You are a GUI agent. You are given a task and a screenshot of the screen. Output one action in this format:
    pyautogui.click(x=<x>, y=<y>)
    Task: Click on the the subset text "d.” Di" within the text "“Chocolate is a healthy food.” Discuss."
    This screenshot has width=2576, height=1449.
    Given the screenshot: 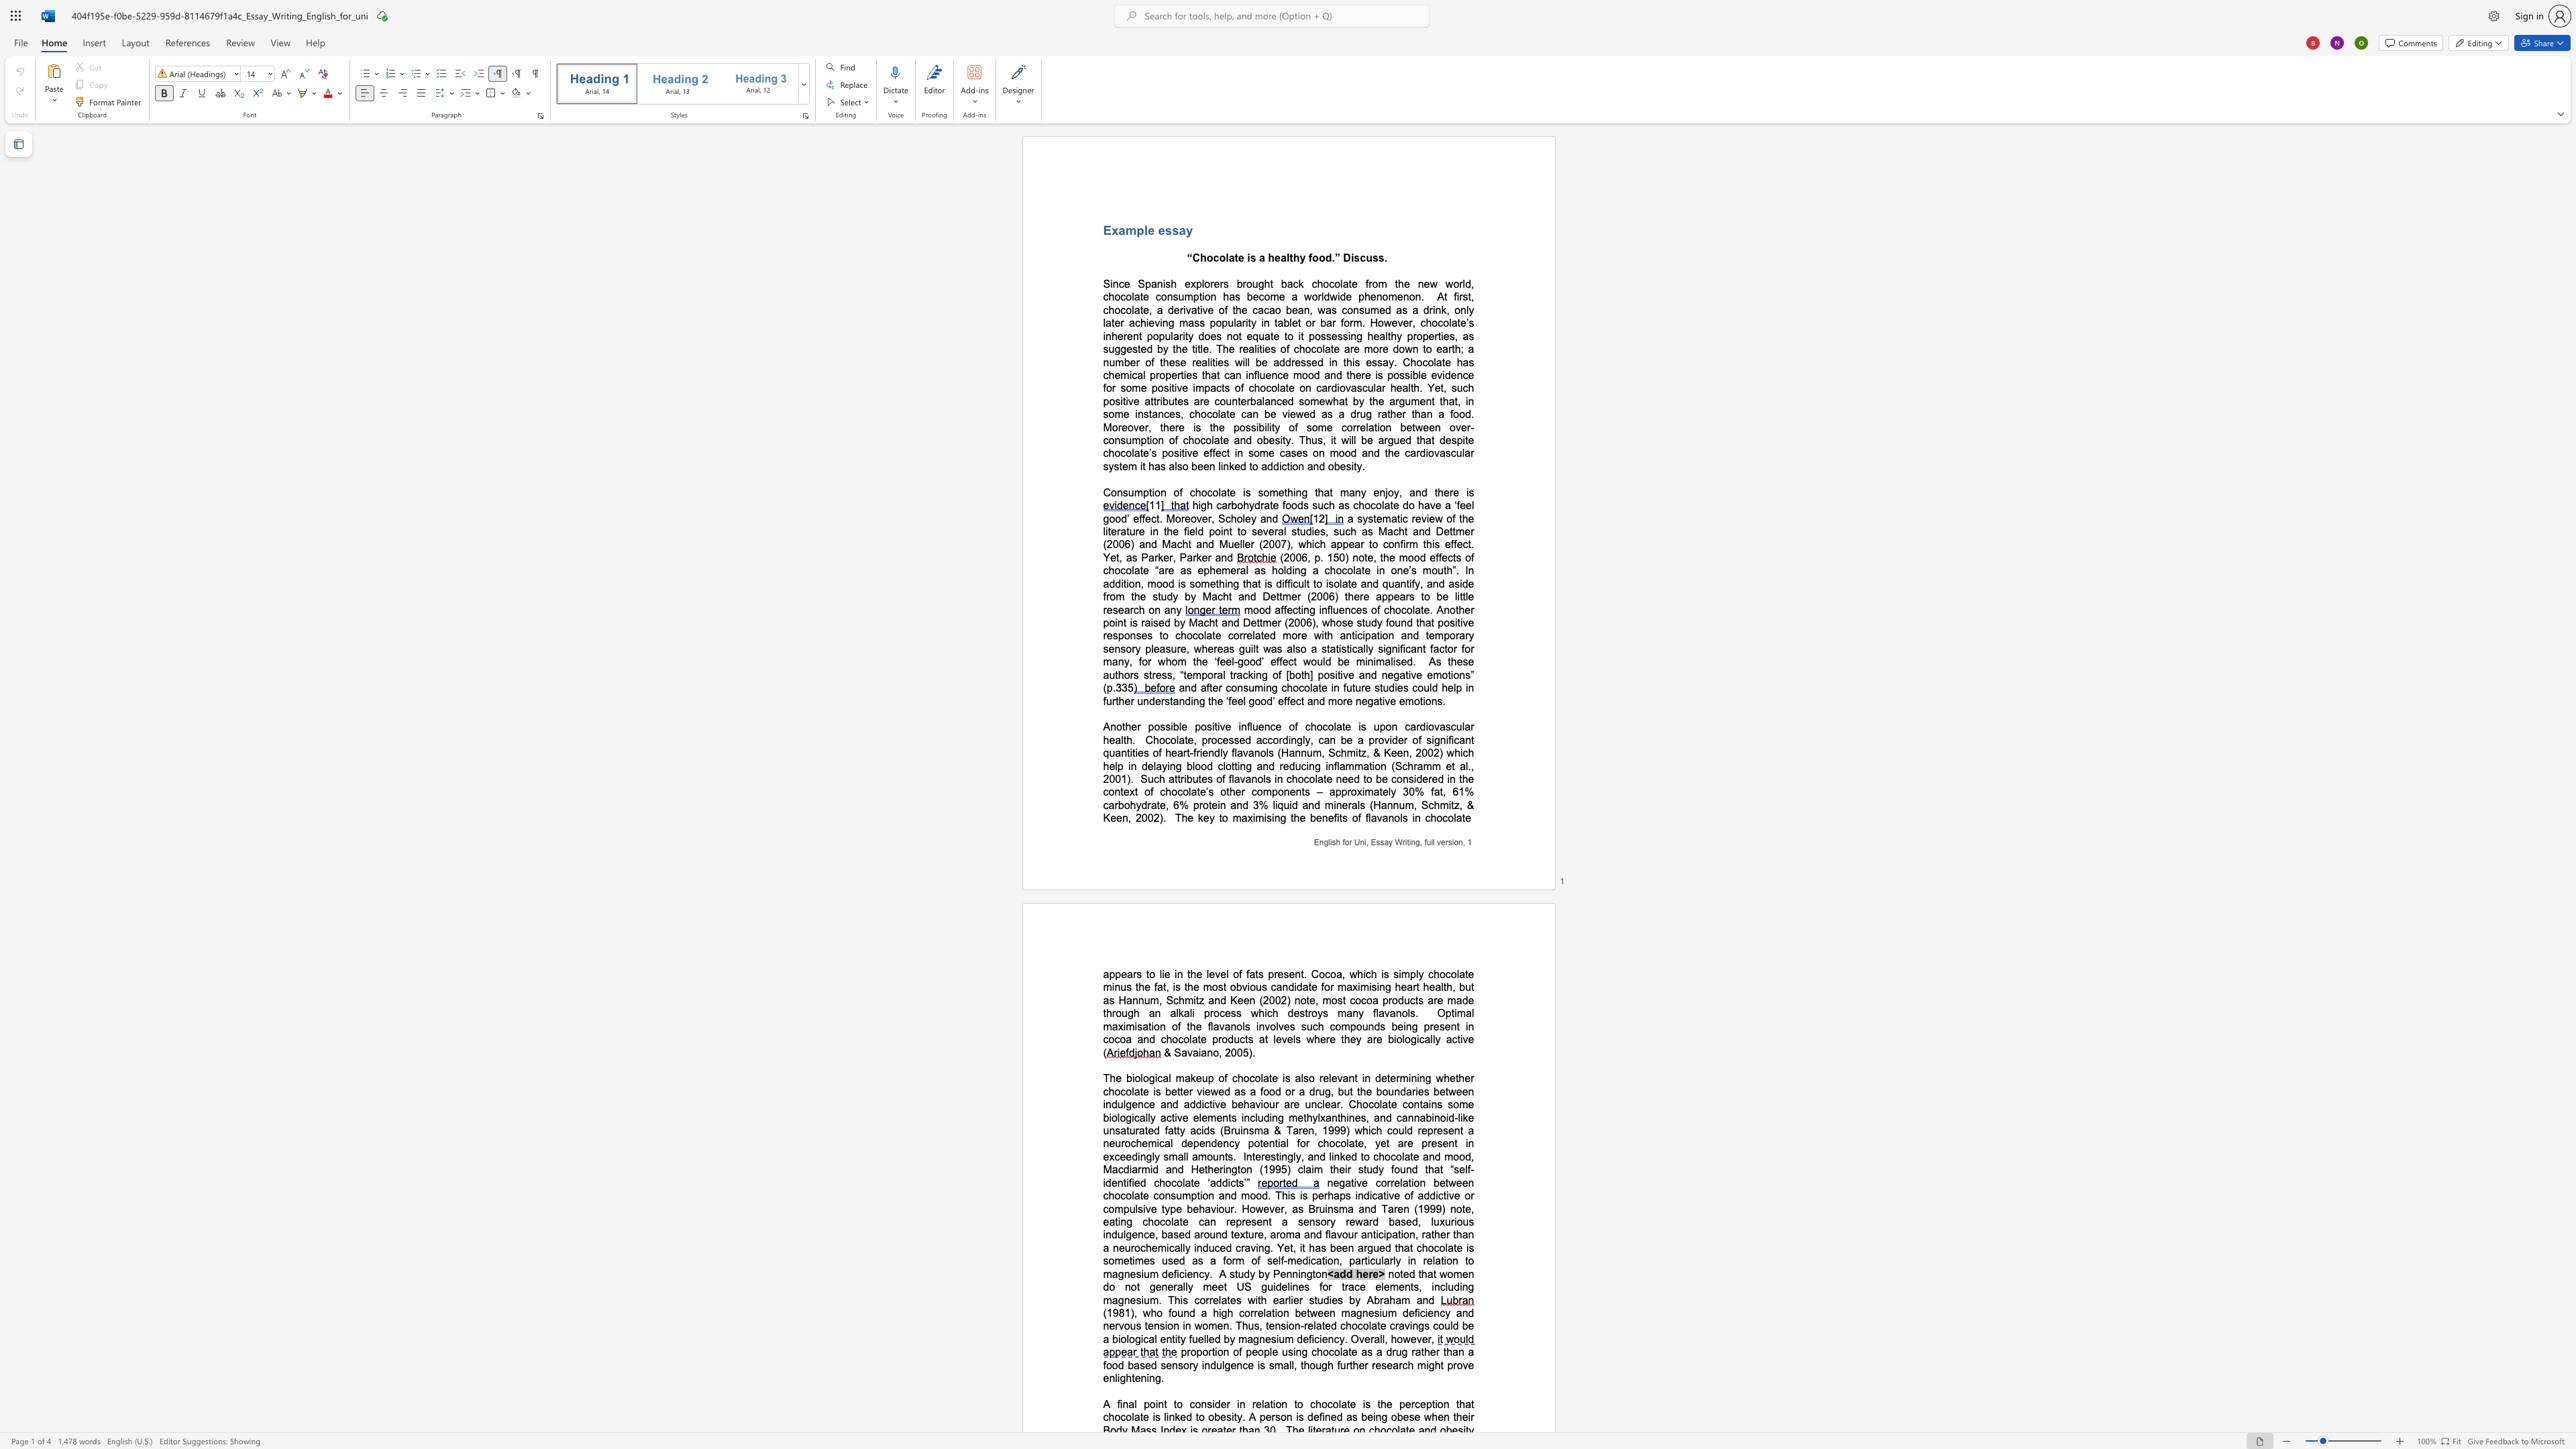 What is the action you would take?
    pyautogui.click(x=1324, y=258)
    